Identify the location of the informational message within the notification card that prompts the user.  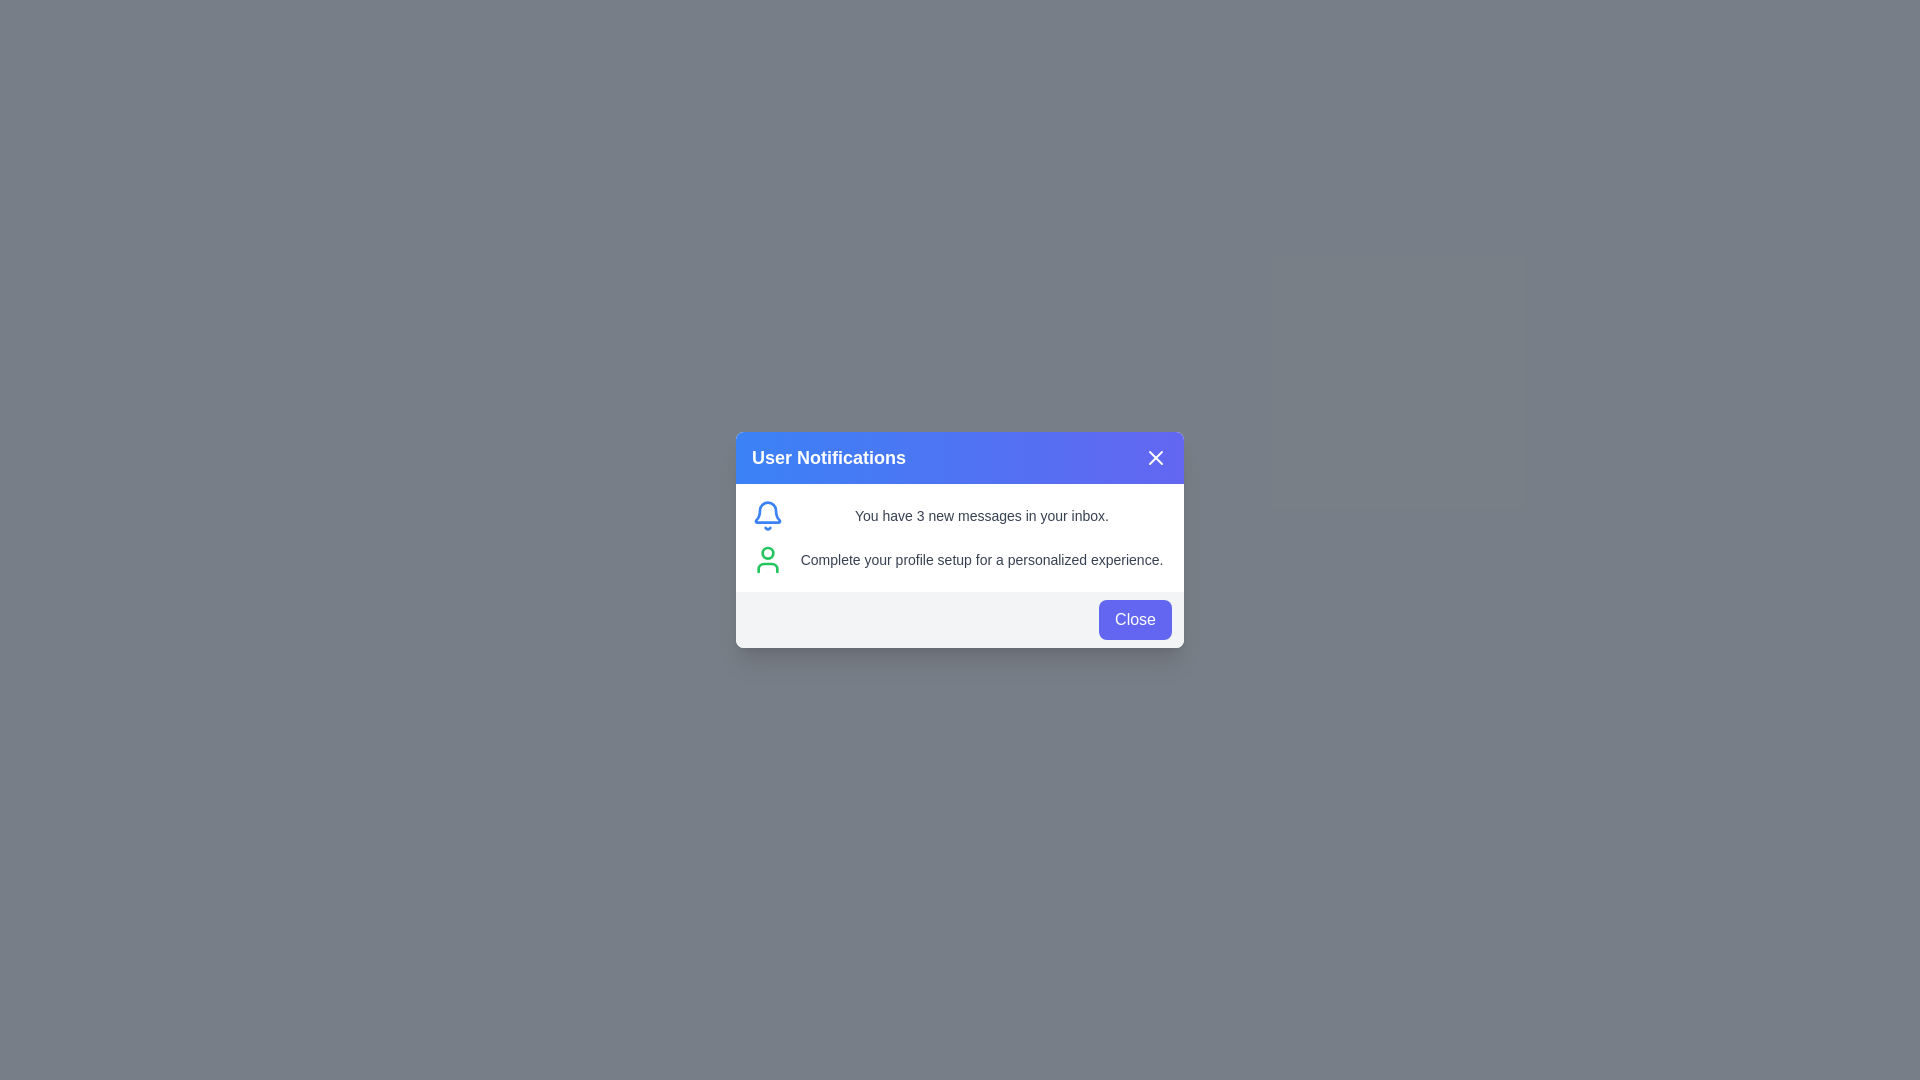
(960, 559).